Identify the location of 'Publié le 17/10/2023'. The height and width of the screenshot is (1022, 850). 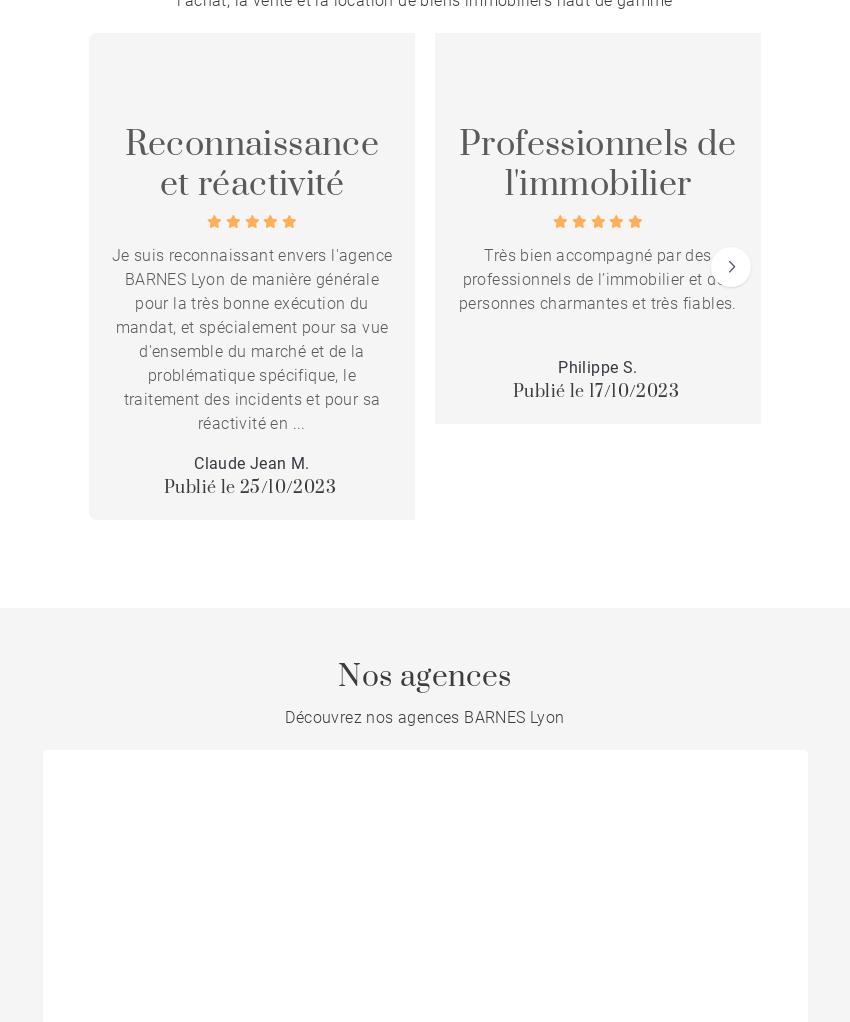
(595, 391).